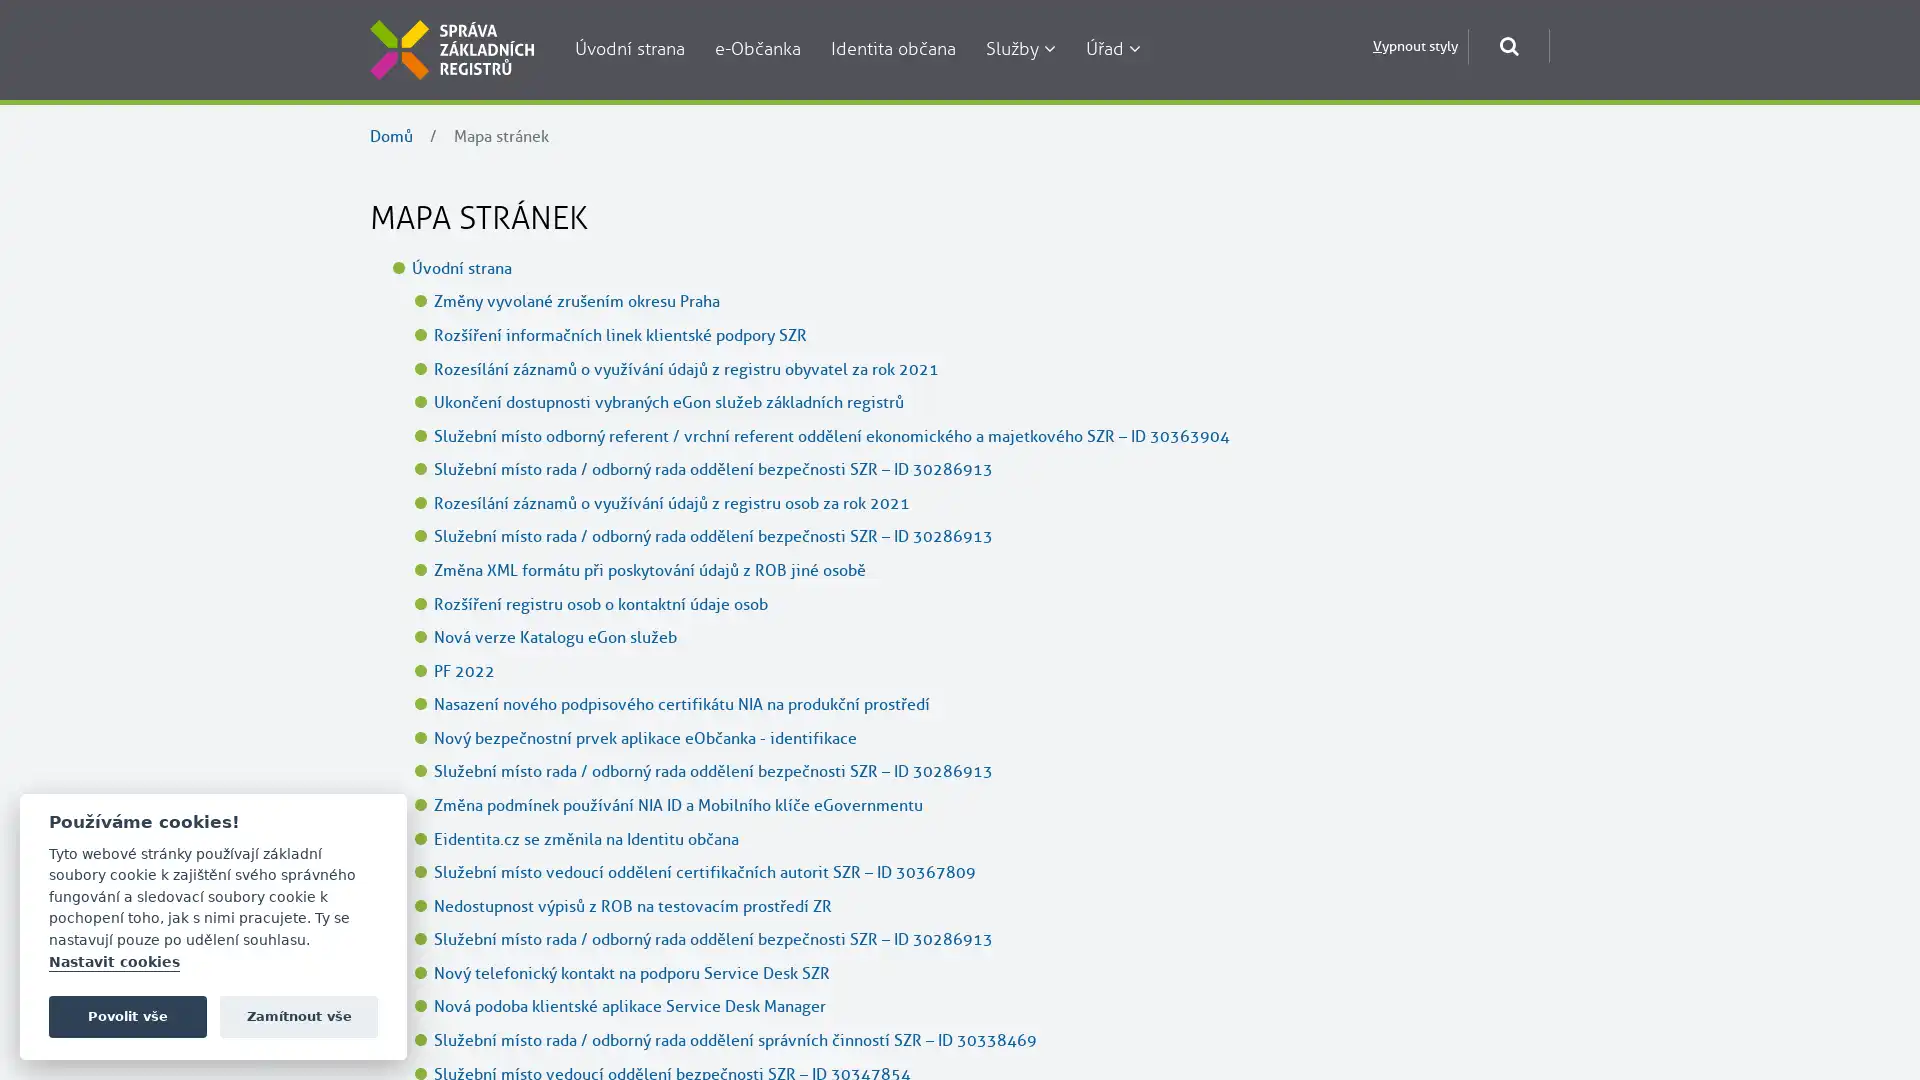  What do you see at coordinates (297, 1015) in the screenshot?
I see `Zamitnout vse` at bounding box center [297, 1015].